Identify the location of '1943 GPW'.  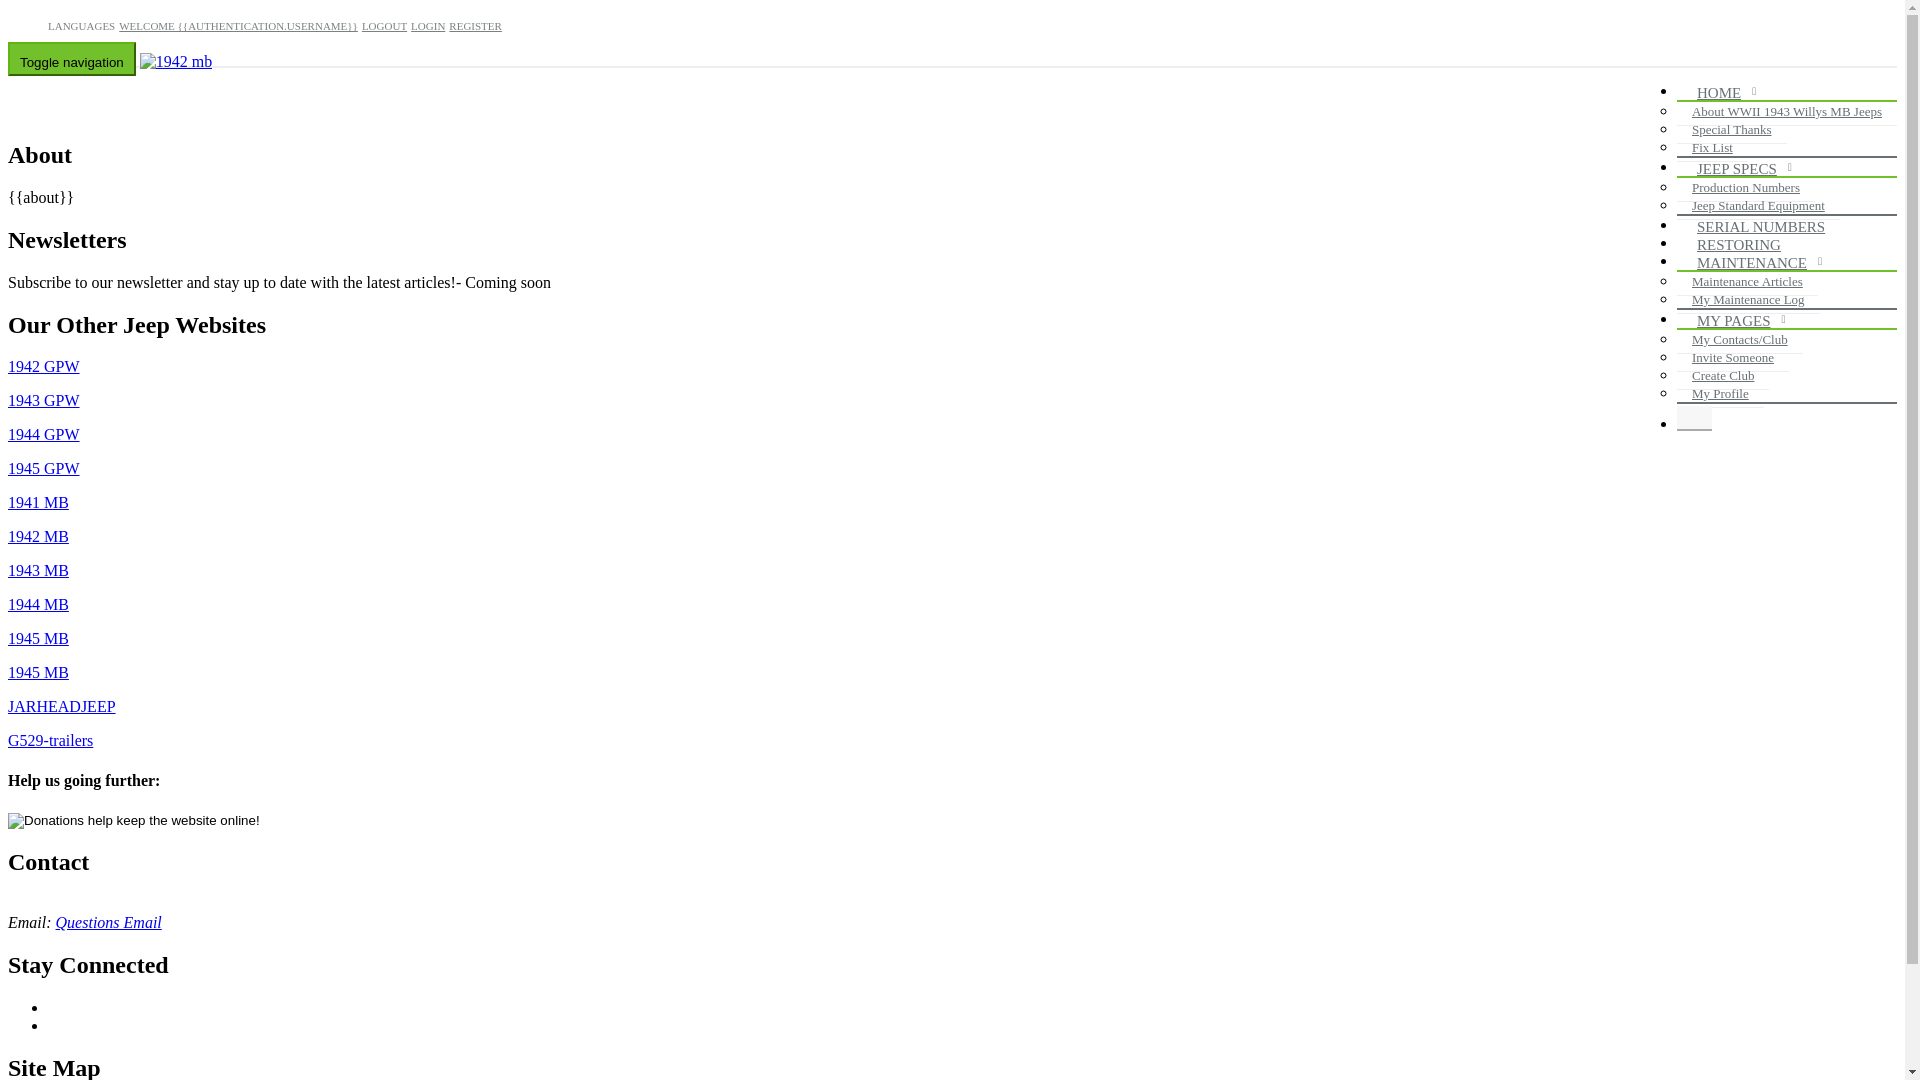
(43, 400).